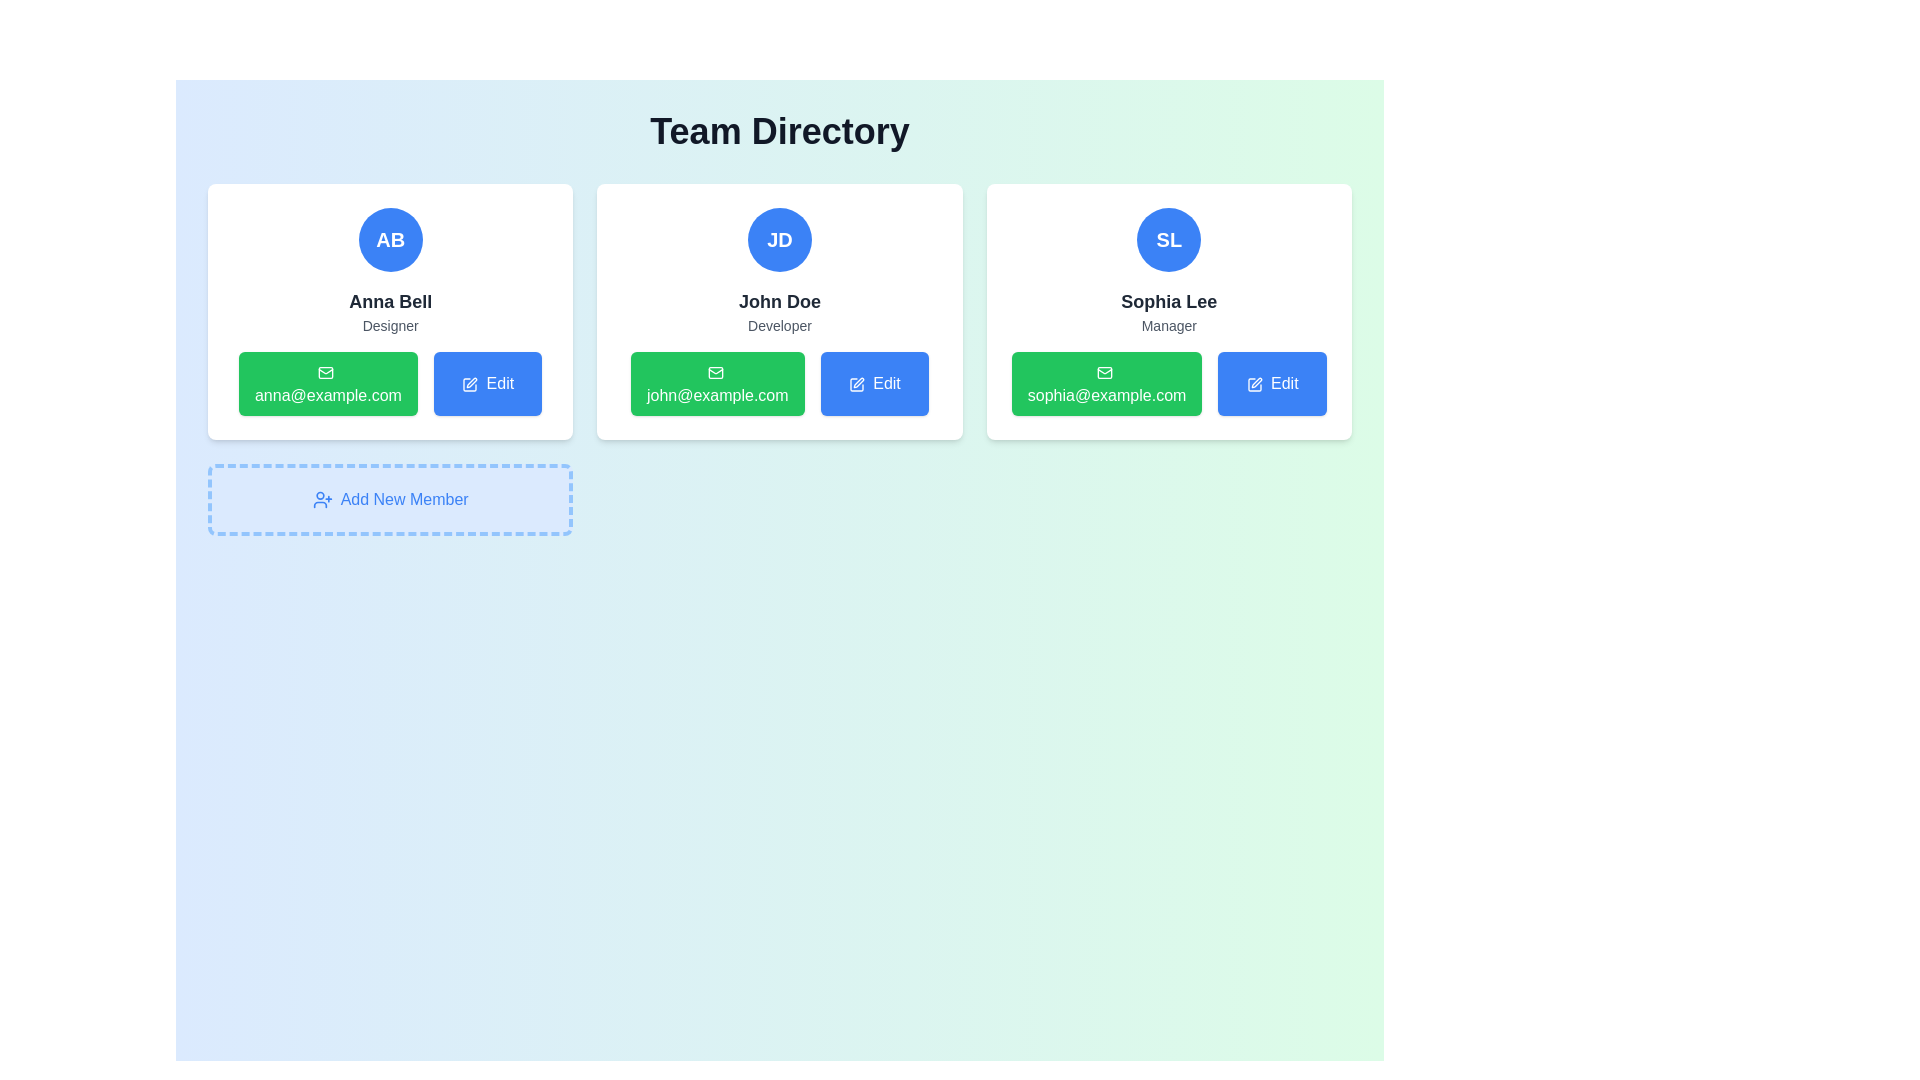  Describe the element at coordinates (1106, 384) in the screenshot. I see `the green button labeled 'sophia@example.com' within the profile card of 'Sophia Lee'` at that location.